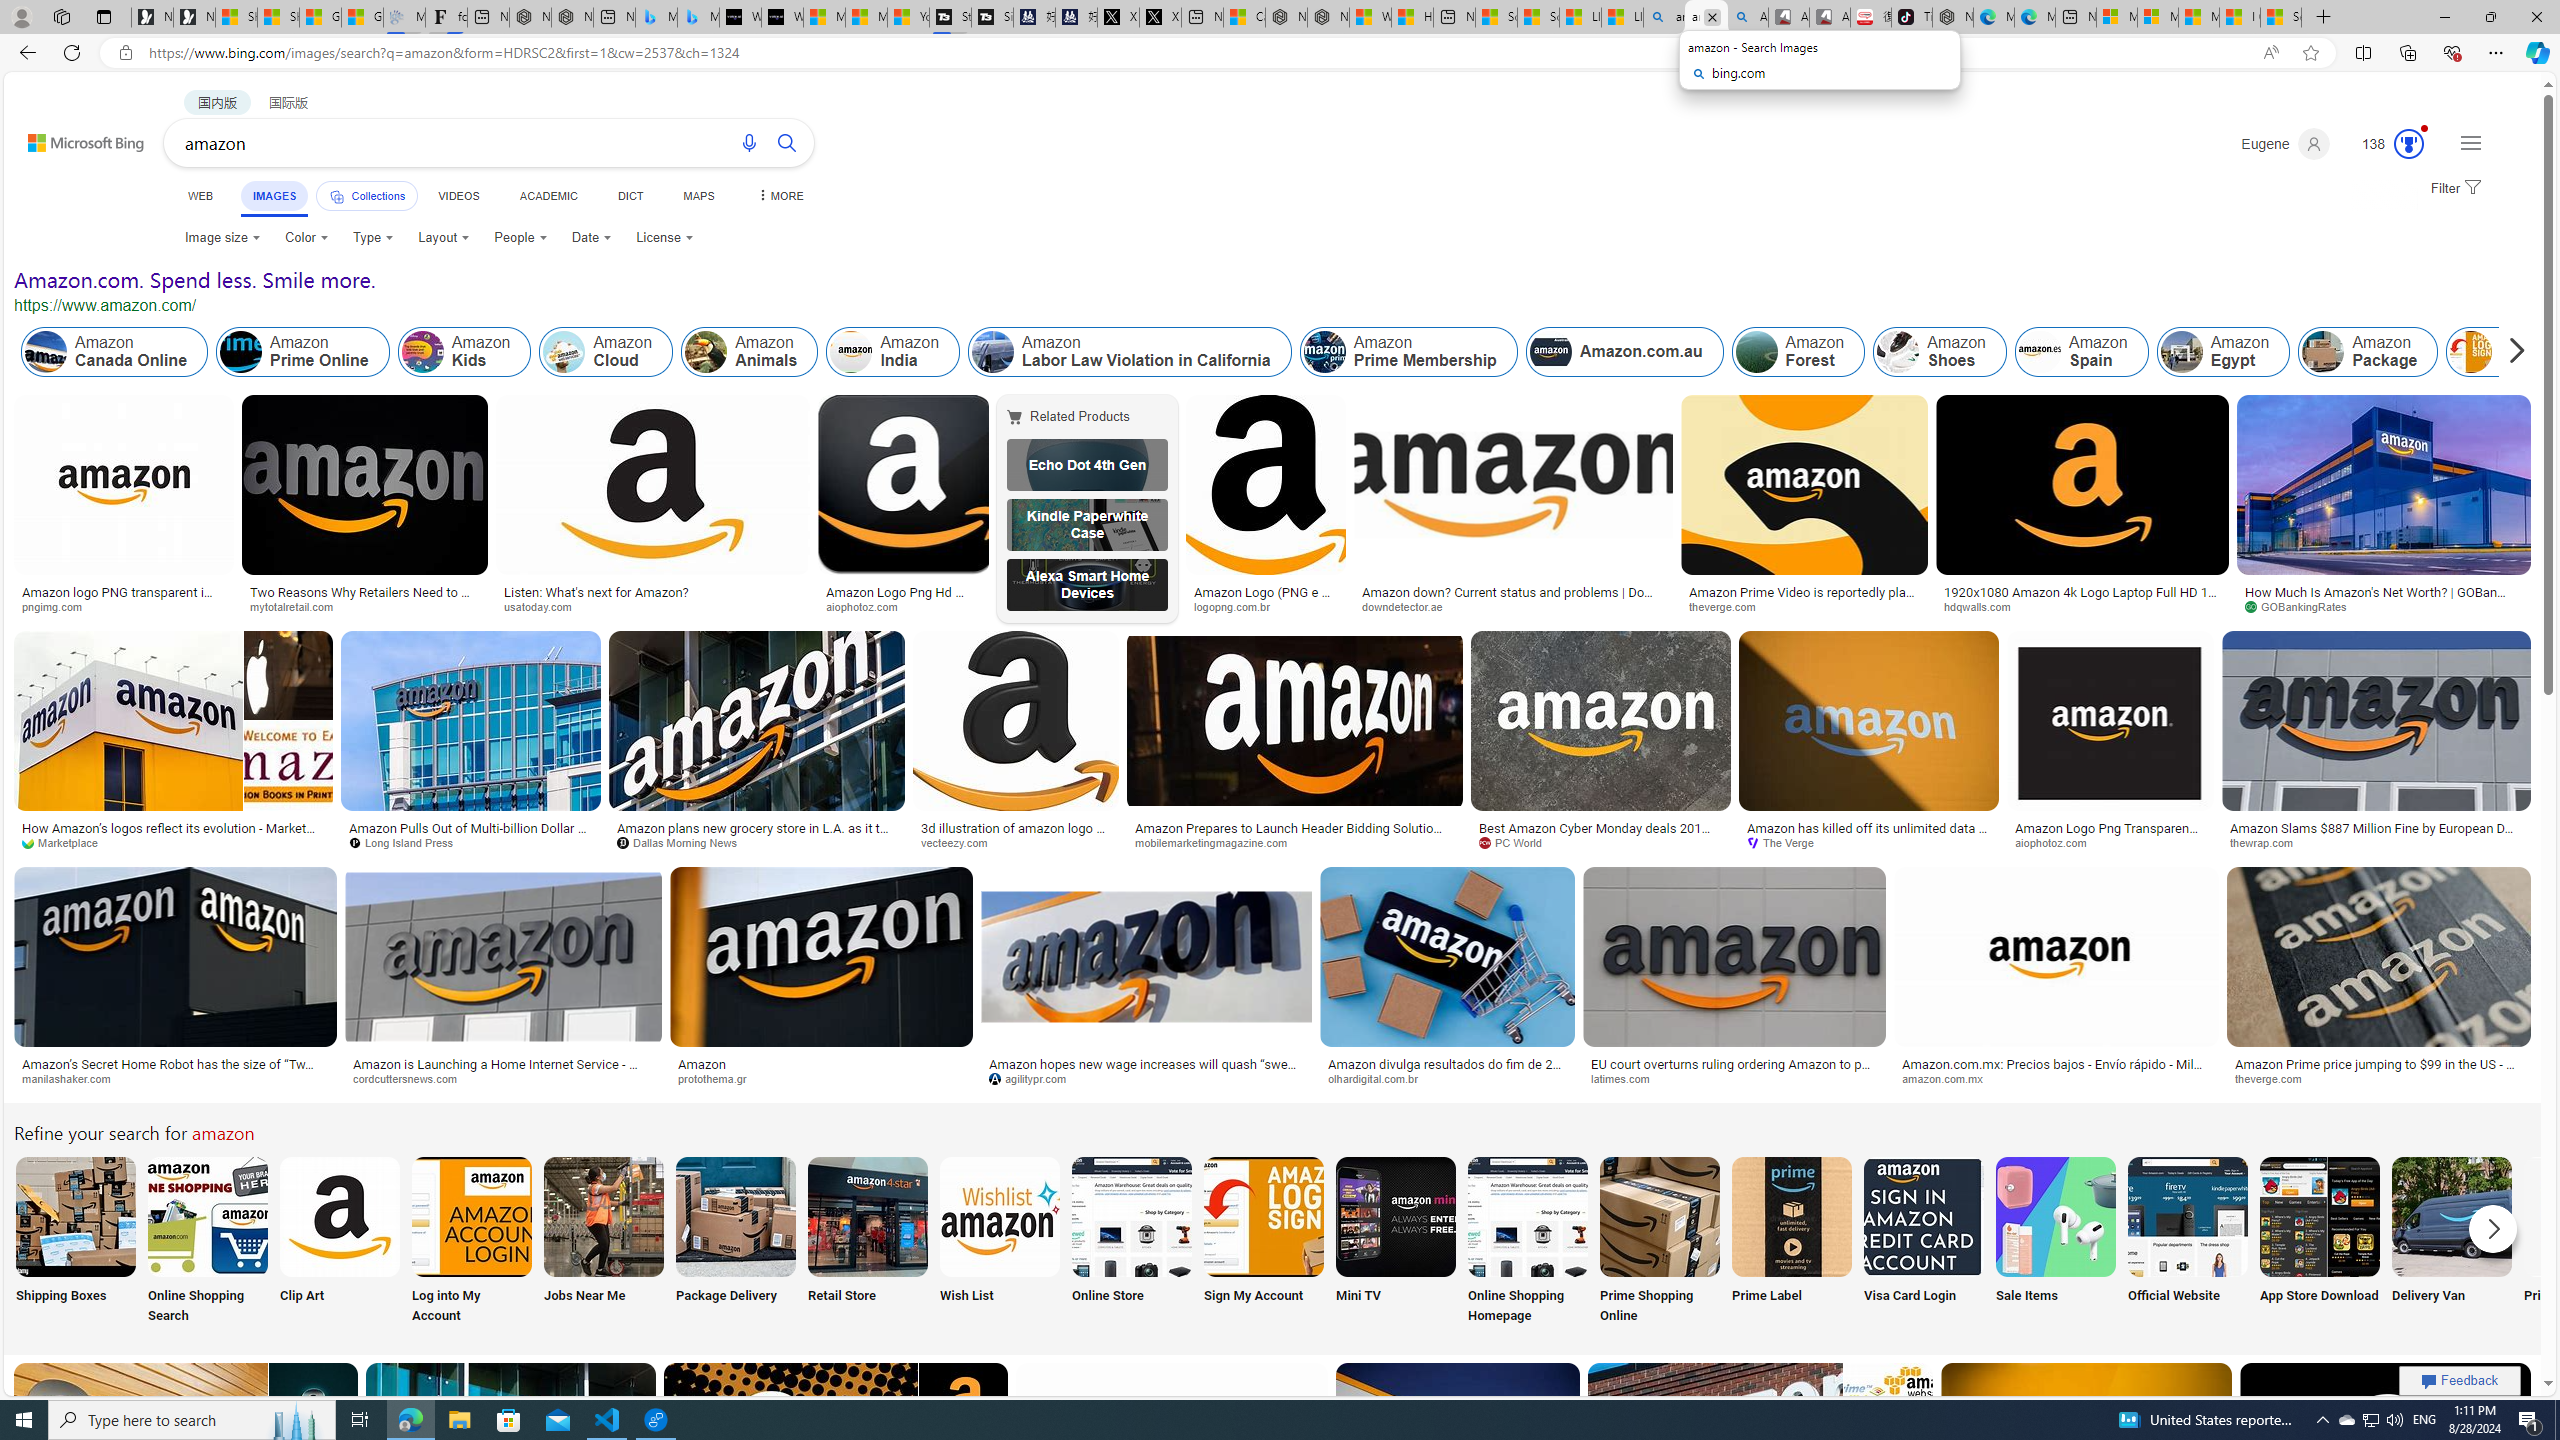 The height and width of the screenshot is (1440, 2560). Describe the element at coordinates (372, 237) in the screenshot. I see `'Type'` at that location.